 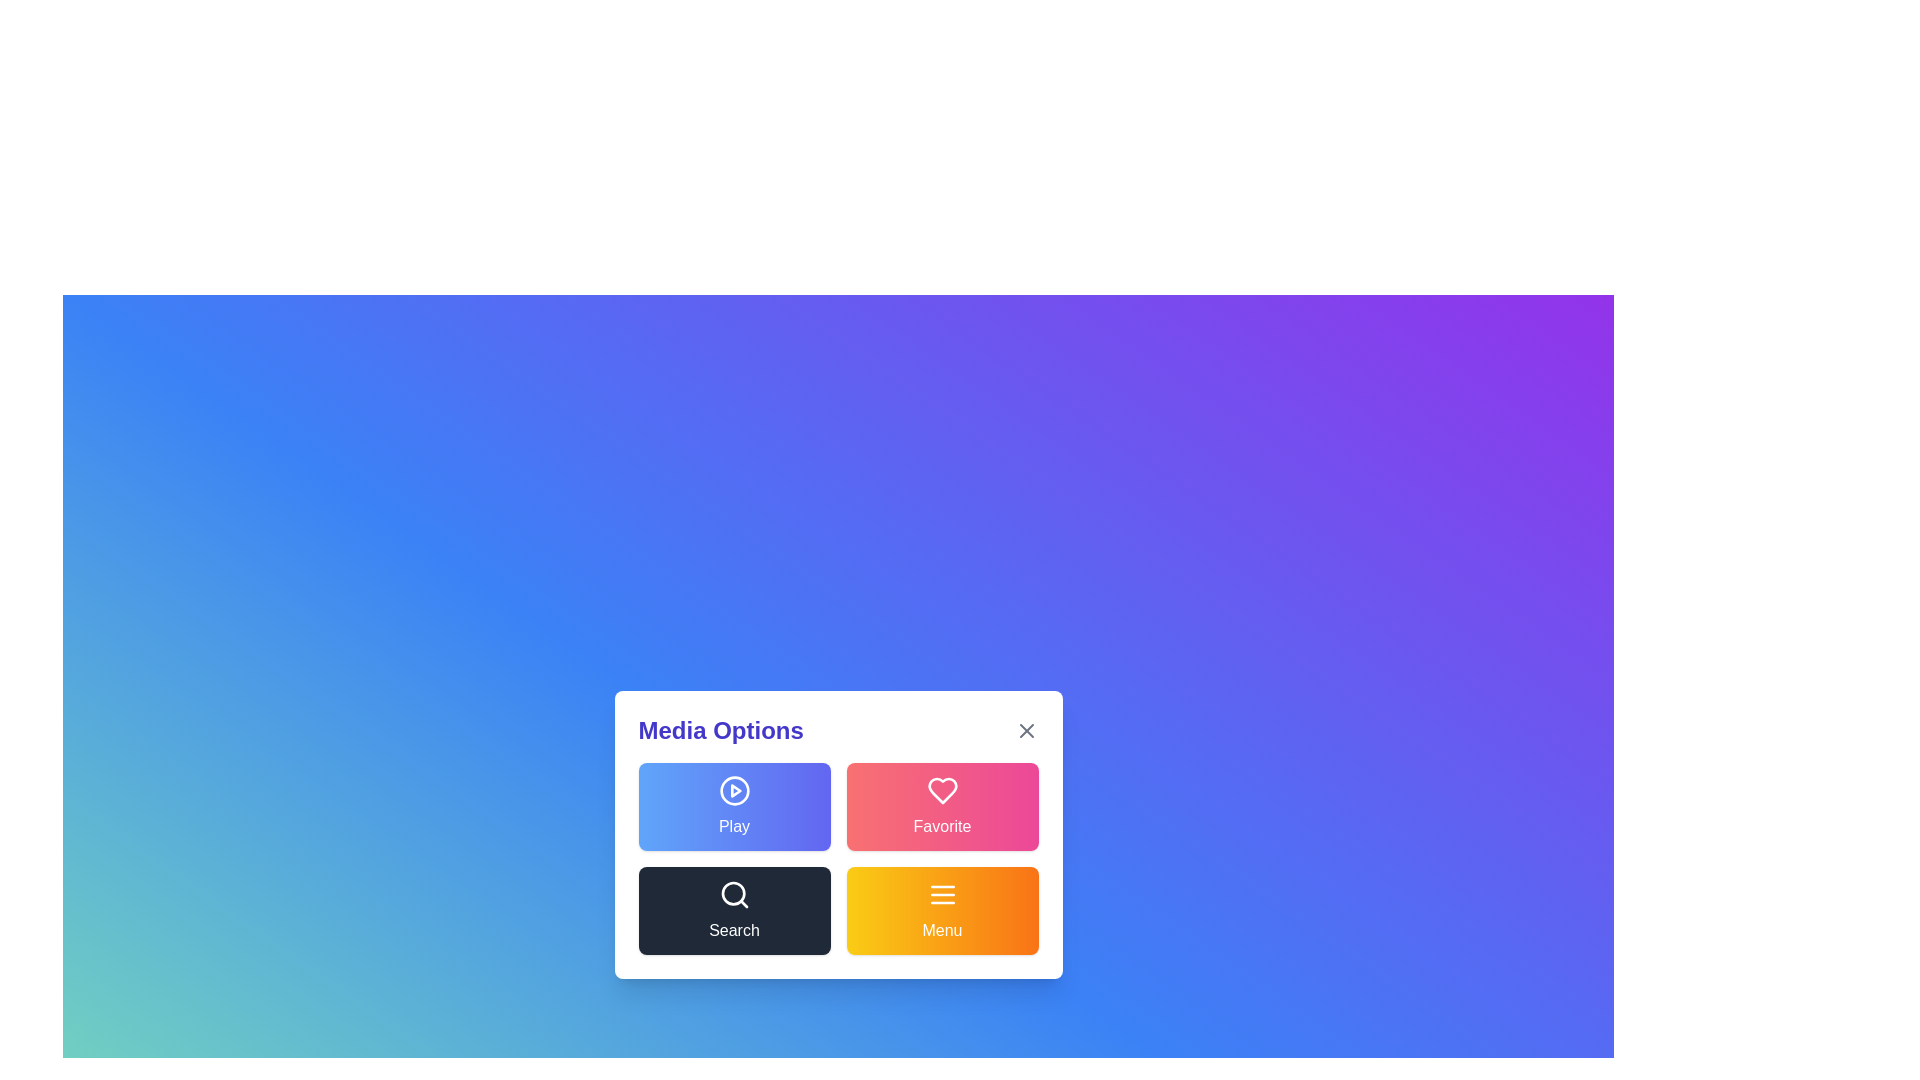 I want to click on the play icon, which is a circle enclosing a play triangle, located in the top-left corner of the 'Media Options' menu to possibly reveal a tooltip, so click(x=733, y=789).